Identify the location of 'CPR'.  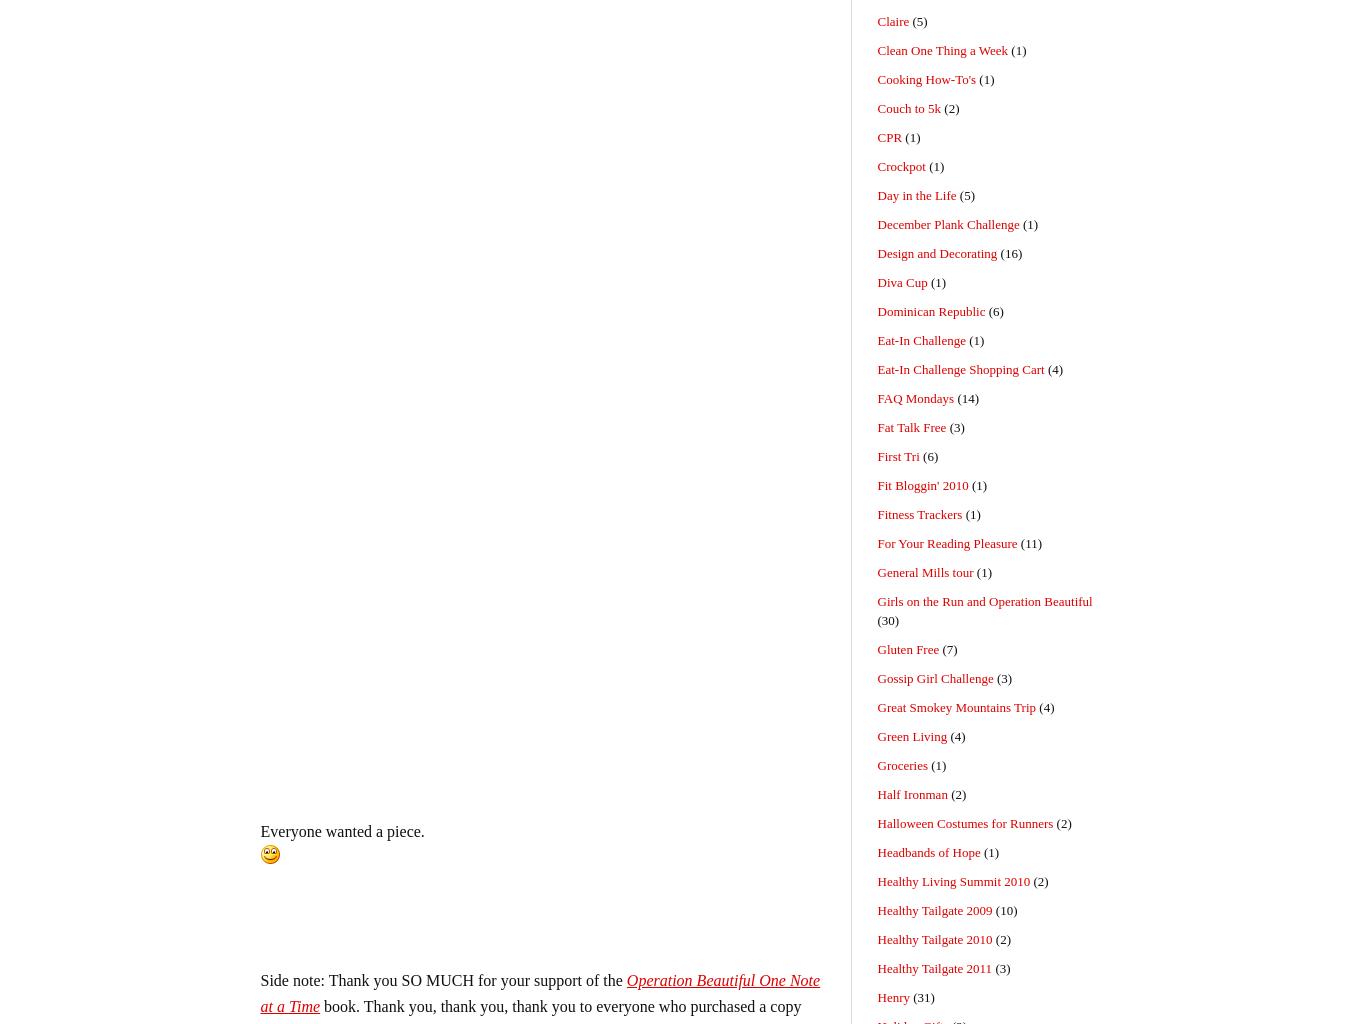
(888, 136).